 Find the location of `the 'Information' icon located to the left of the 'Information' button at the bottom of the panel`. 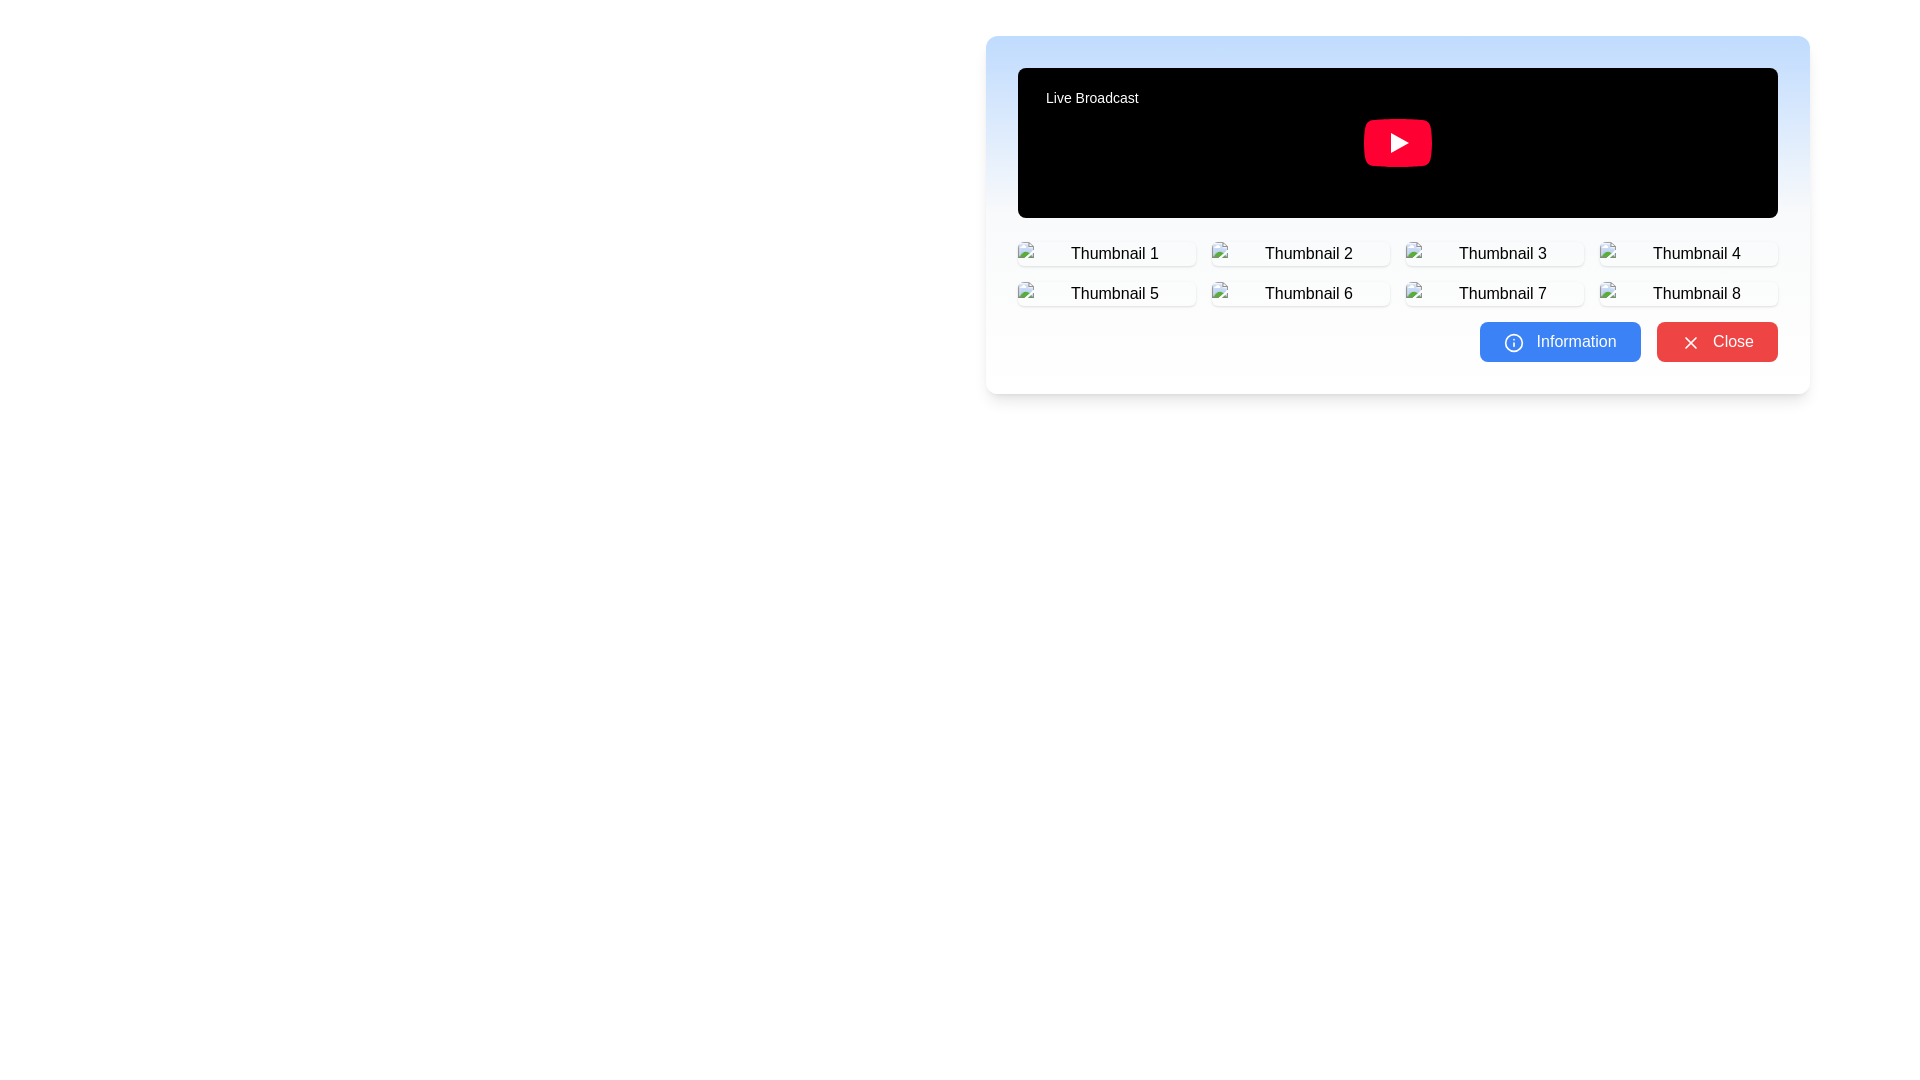

the 'Information' icon located to the left of the 'Information' button at the bottom of the panel is located at coordinates (1514, 341).